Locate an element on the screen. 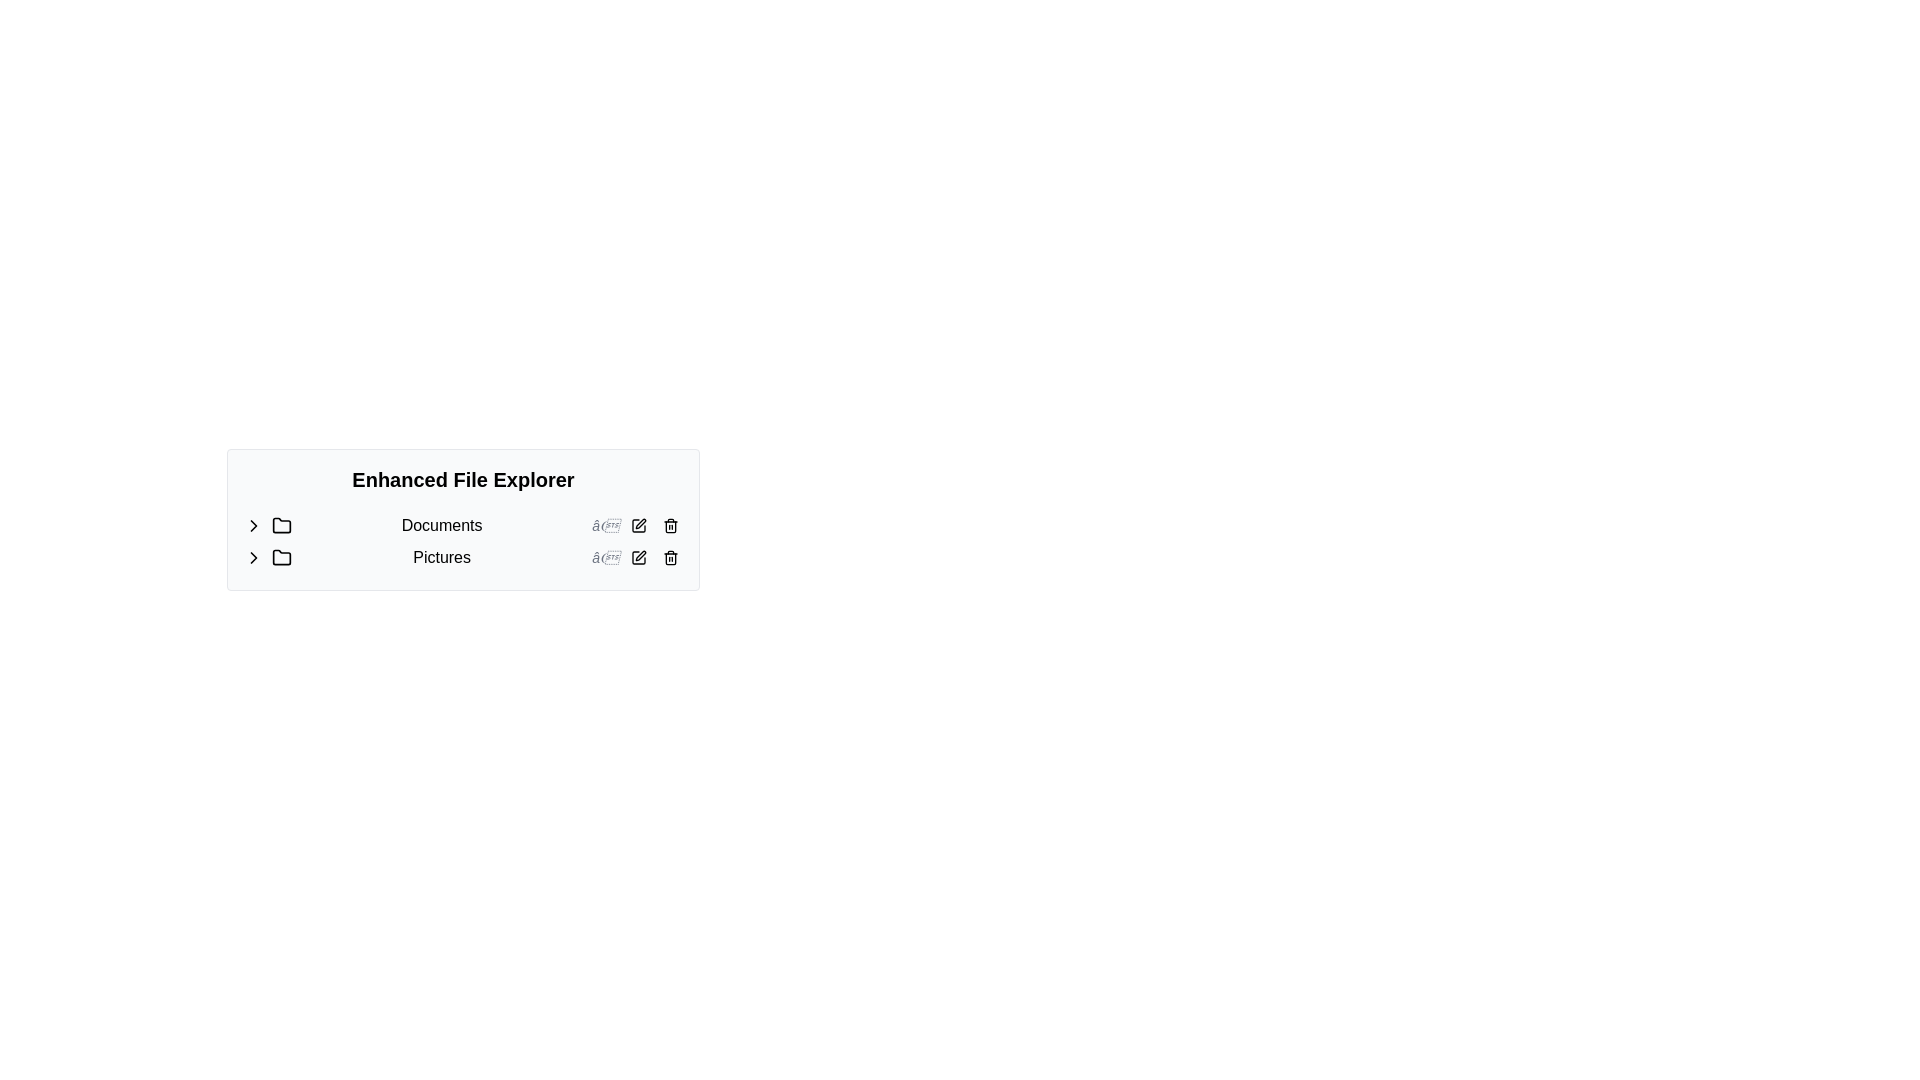 The image size is (1920, 1080). the folder icon located to the left of the 'Pictures' text is located at coordinates (281, 558).